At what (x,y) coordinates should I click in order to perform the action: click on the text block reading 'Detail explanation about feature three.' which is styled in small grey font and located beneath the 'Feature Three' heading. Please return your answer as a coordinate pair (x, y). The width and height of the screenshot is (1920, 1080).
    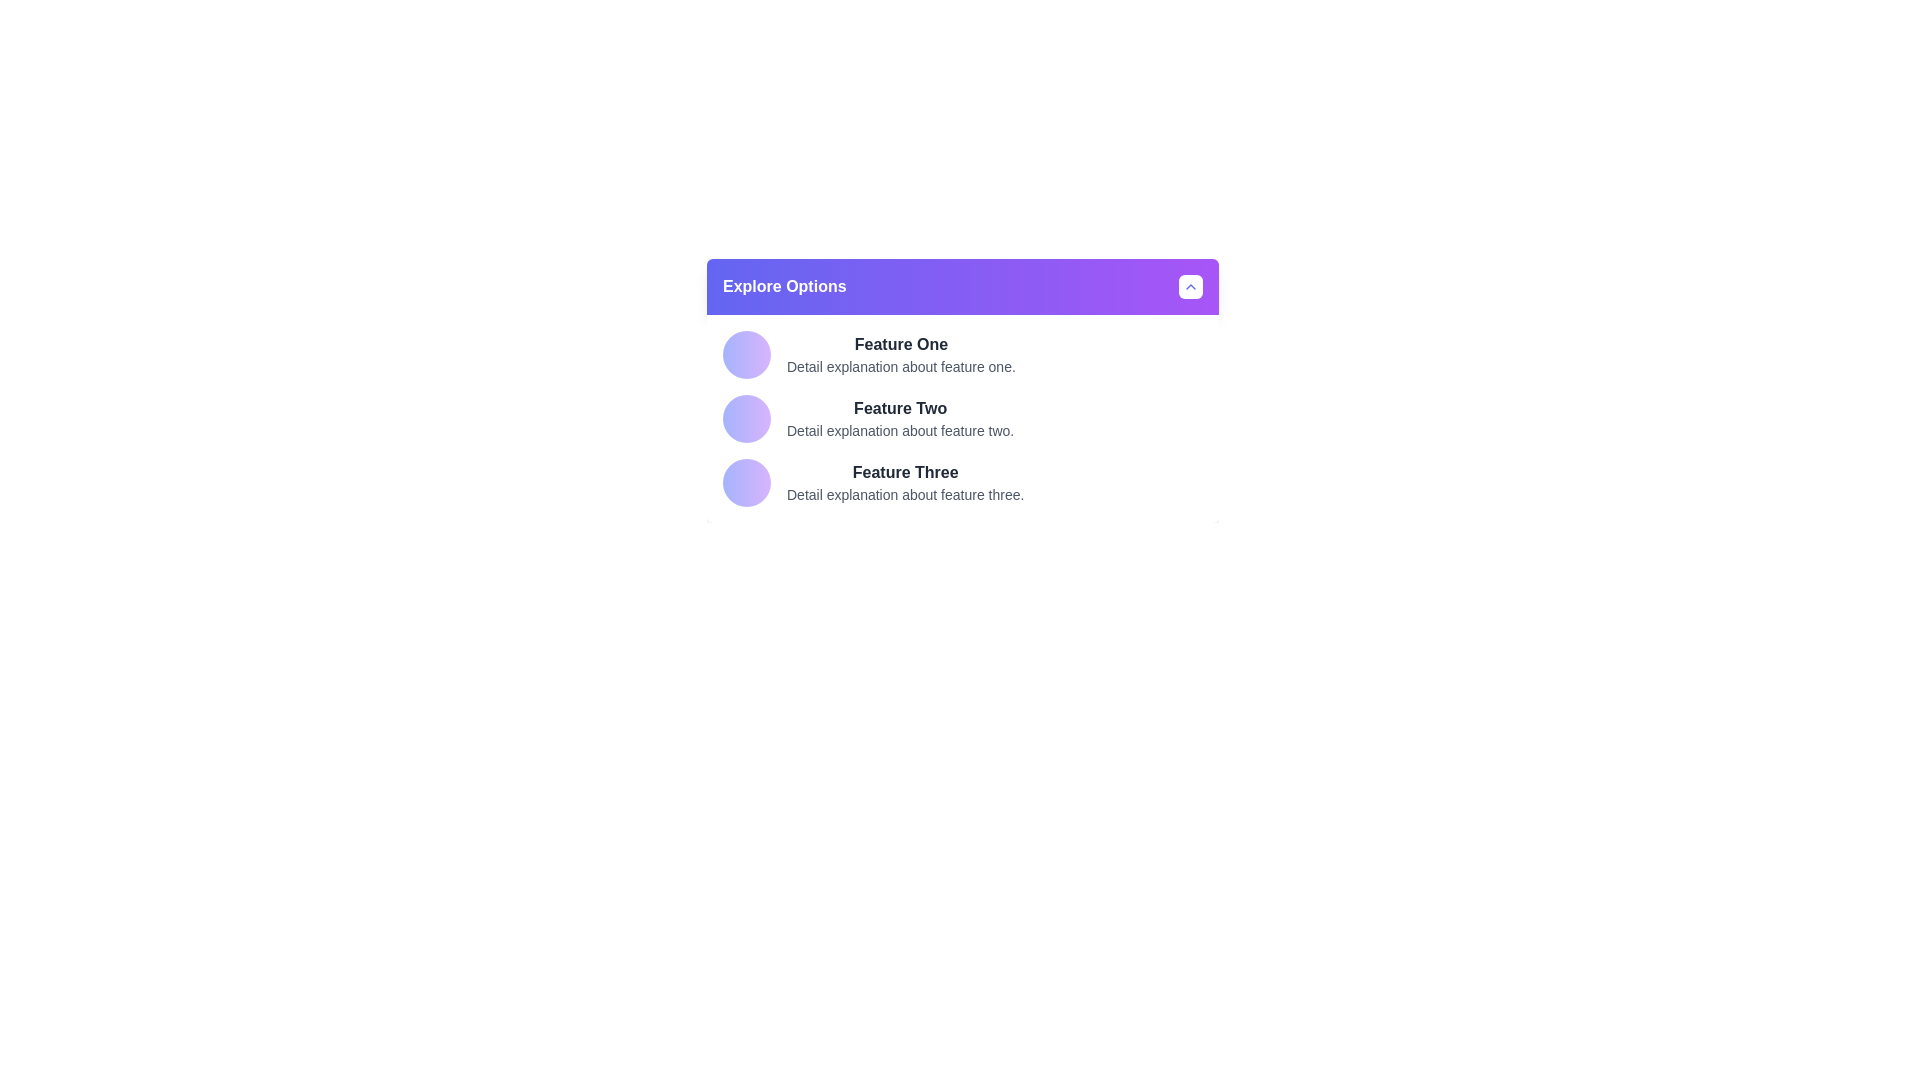
    Looking at the image, I should click on (904, 494).